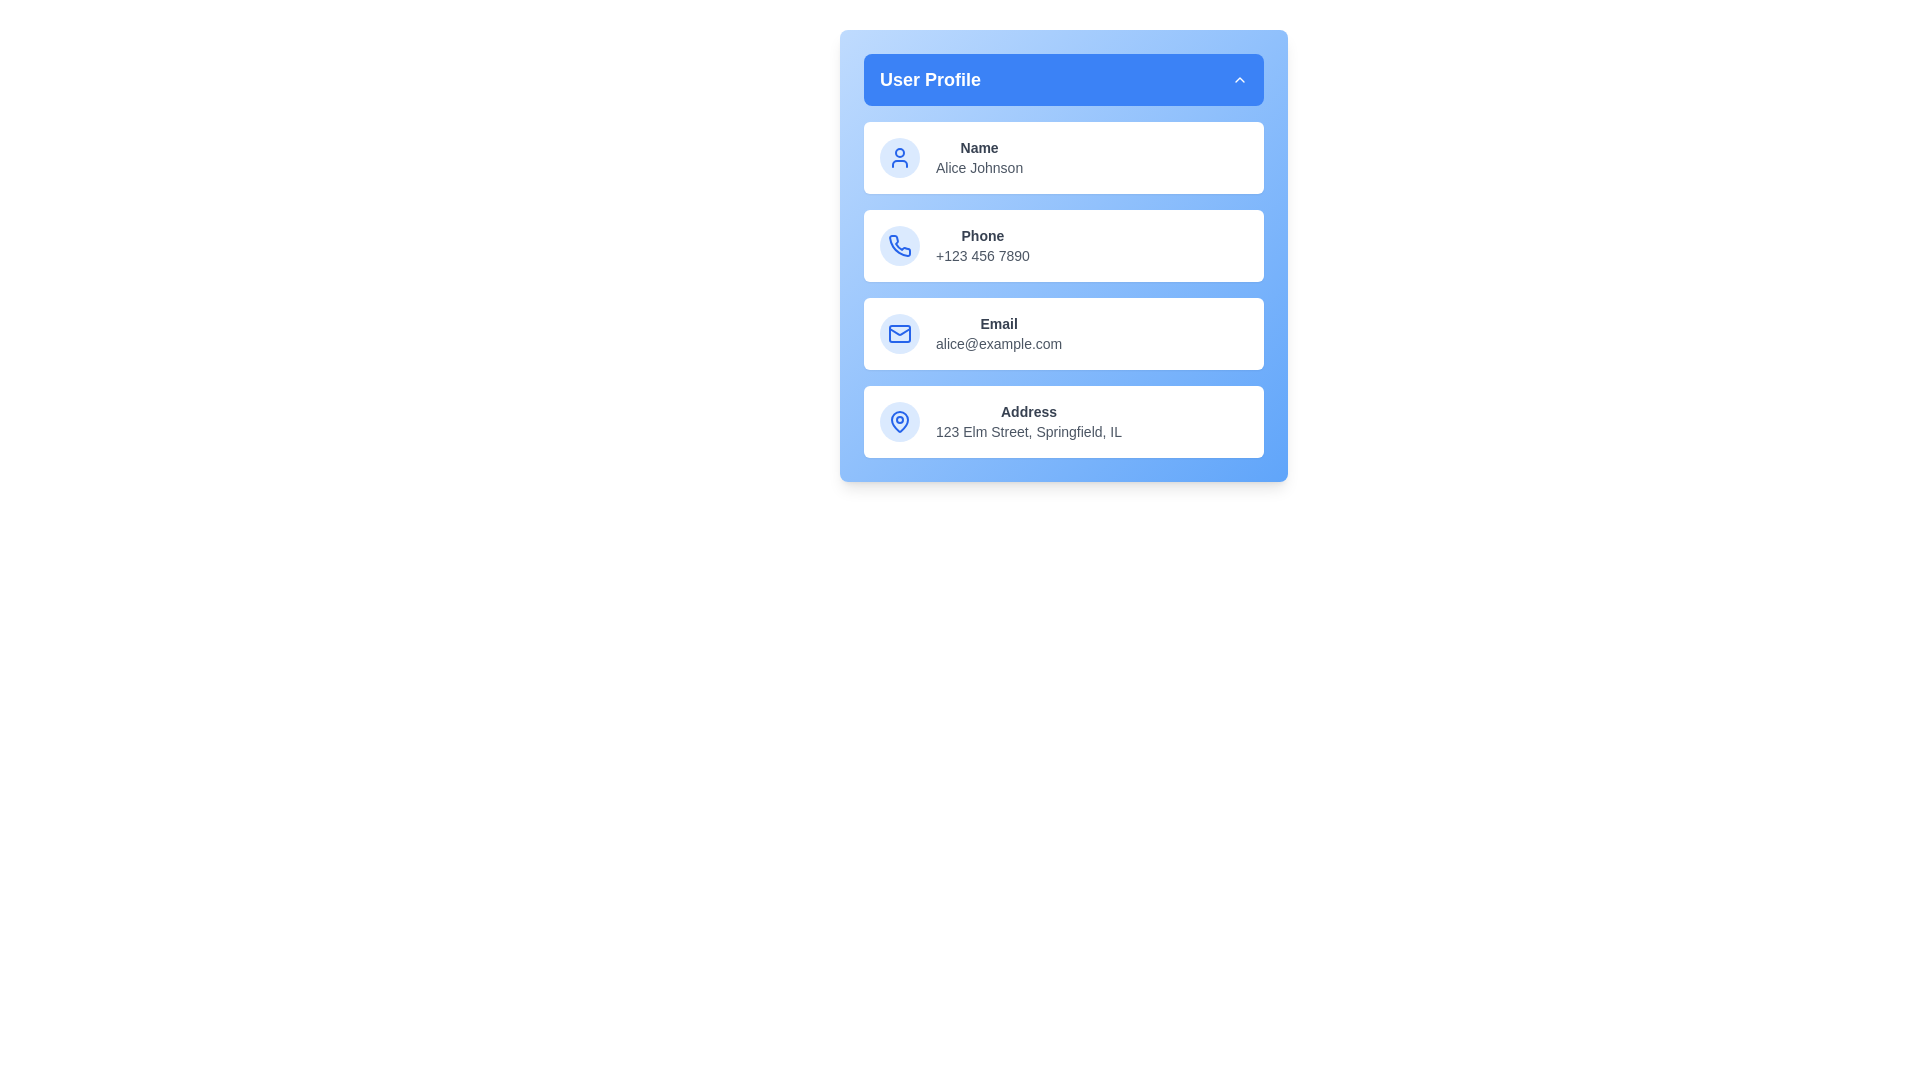 The height and width of the screenshot is (1080, 1920). Describe the element at coordinates (1063, 289) in the screenshot. I see `content displayed in the Information card which includes user profile details such as Name, Phone, Email, and Address` at that location.